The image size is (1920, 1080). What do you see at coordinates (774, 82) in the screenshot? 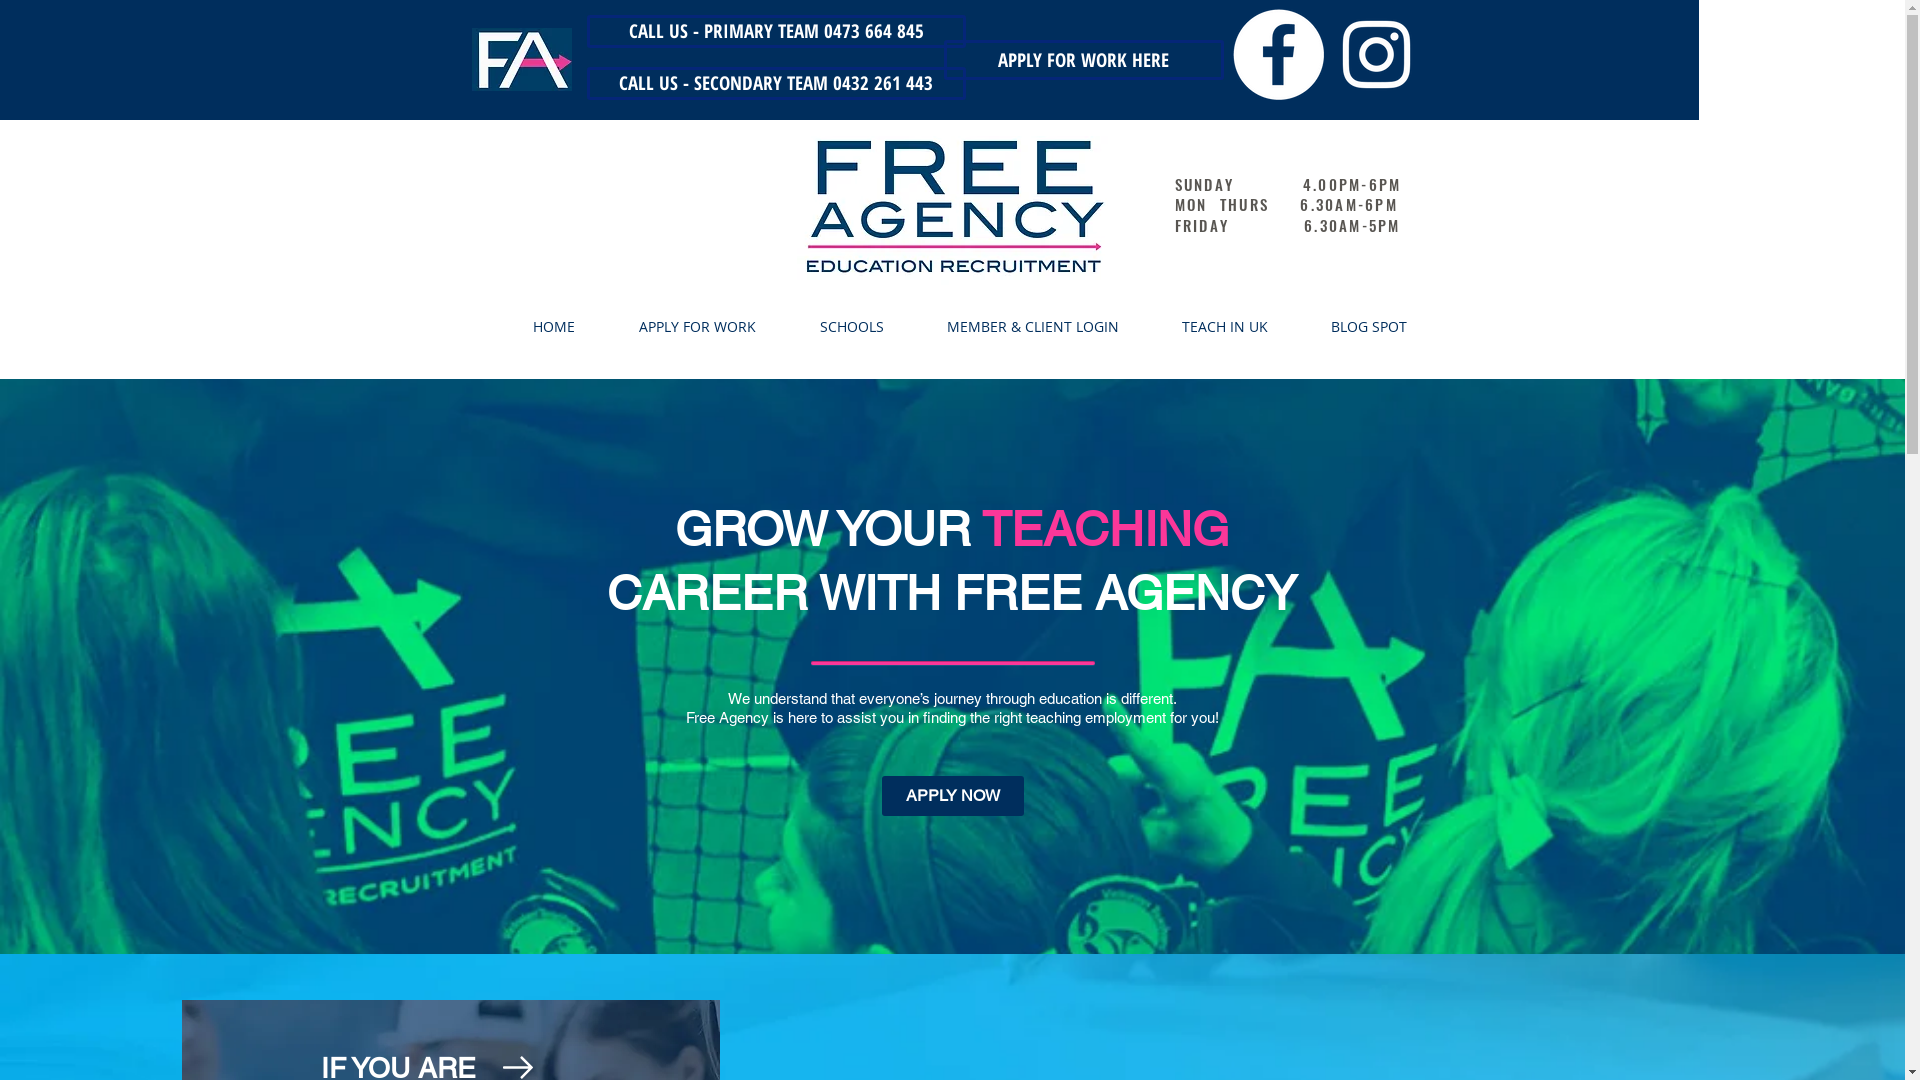
I see `'CALL US - SECONDARY TEAM 0432 261 443'` at bounding box center [774, 82].